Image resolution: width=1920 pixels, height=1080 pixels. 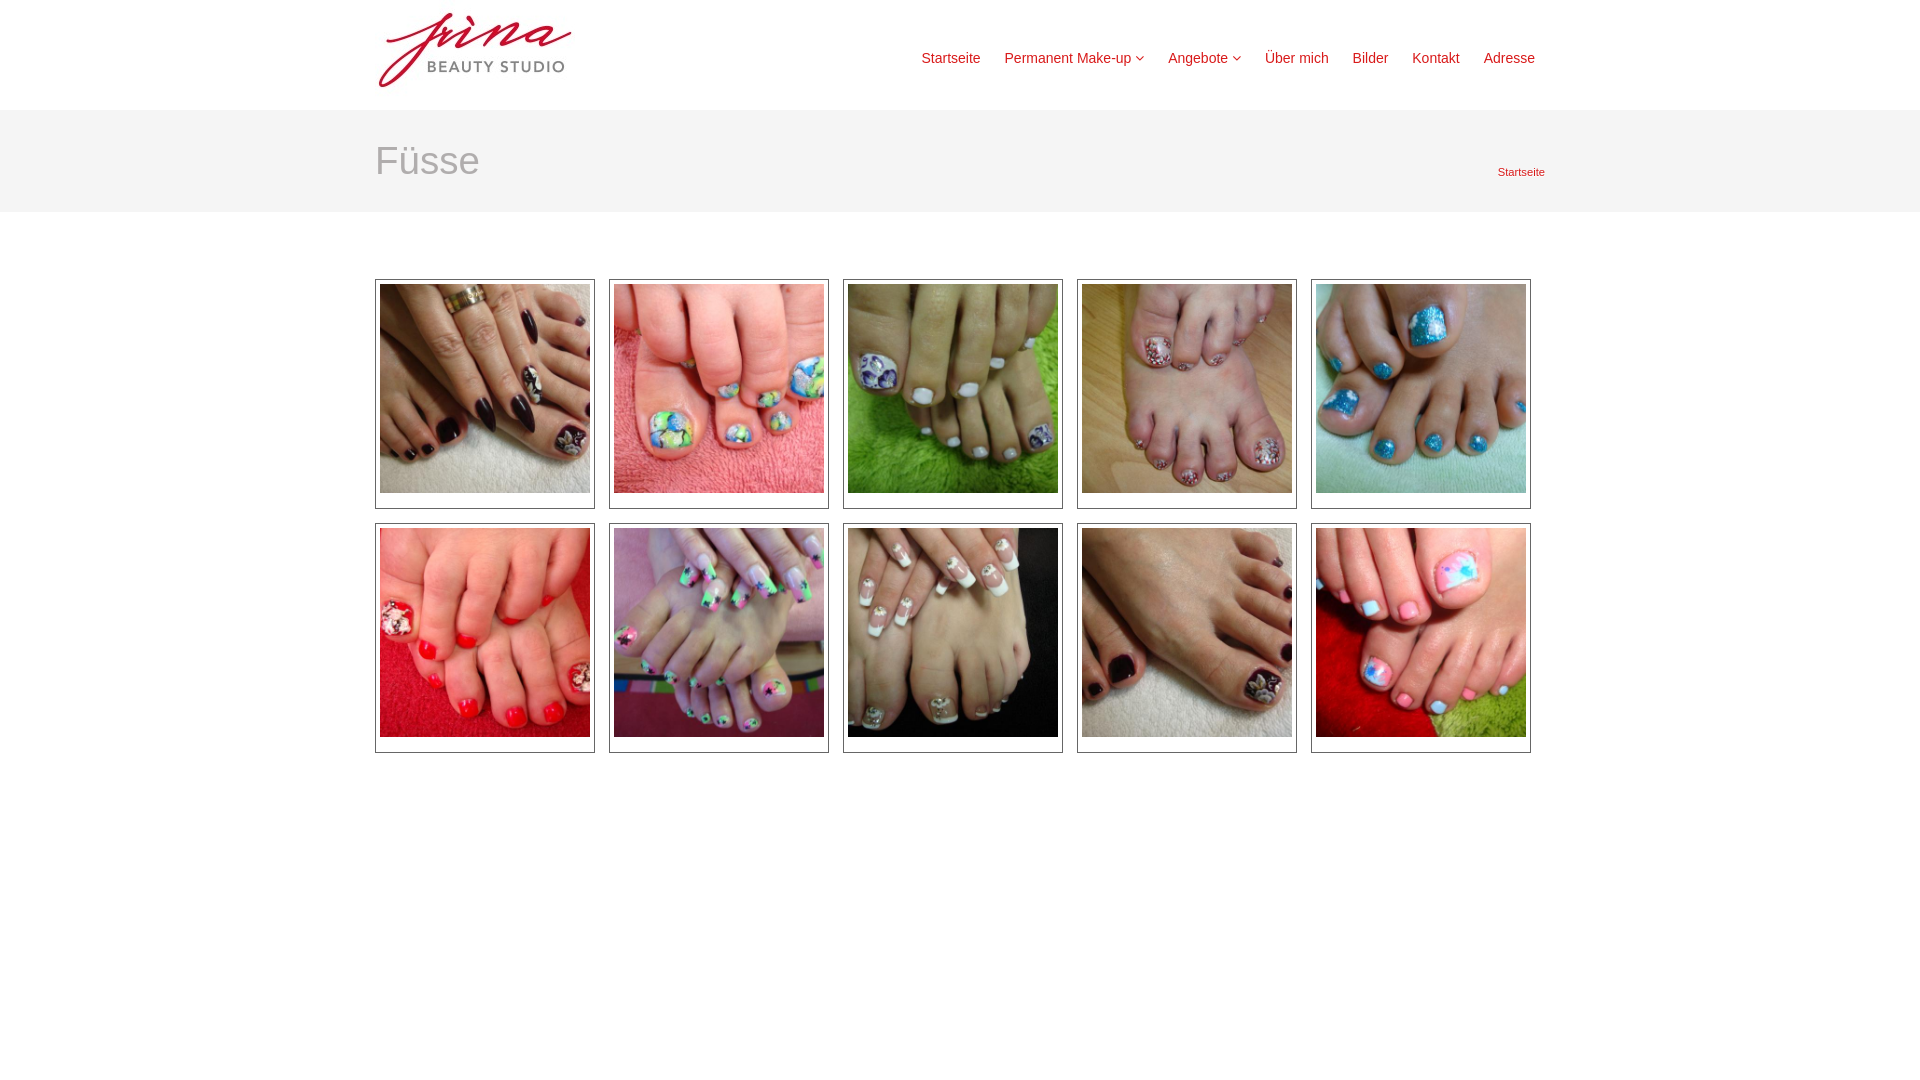 What do you see at coordinates (1203, 56) in the screenshot?
I see `'Angebote'` at bounding box center [1203, 56].